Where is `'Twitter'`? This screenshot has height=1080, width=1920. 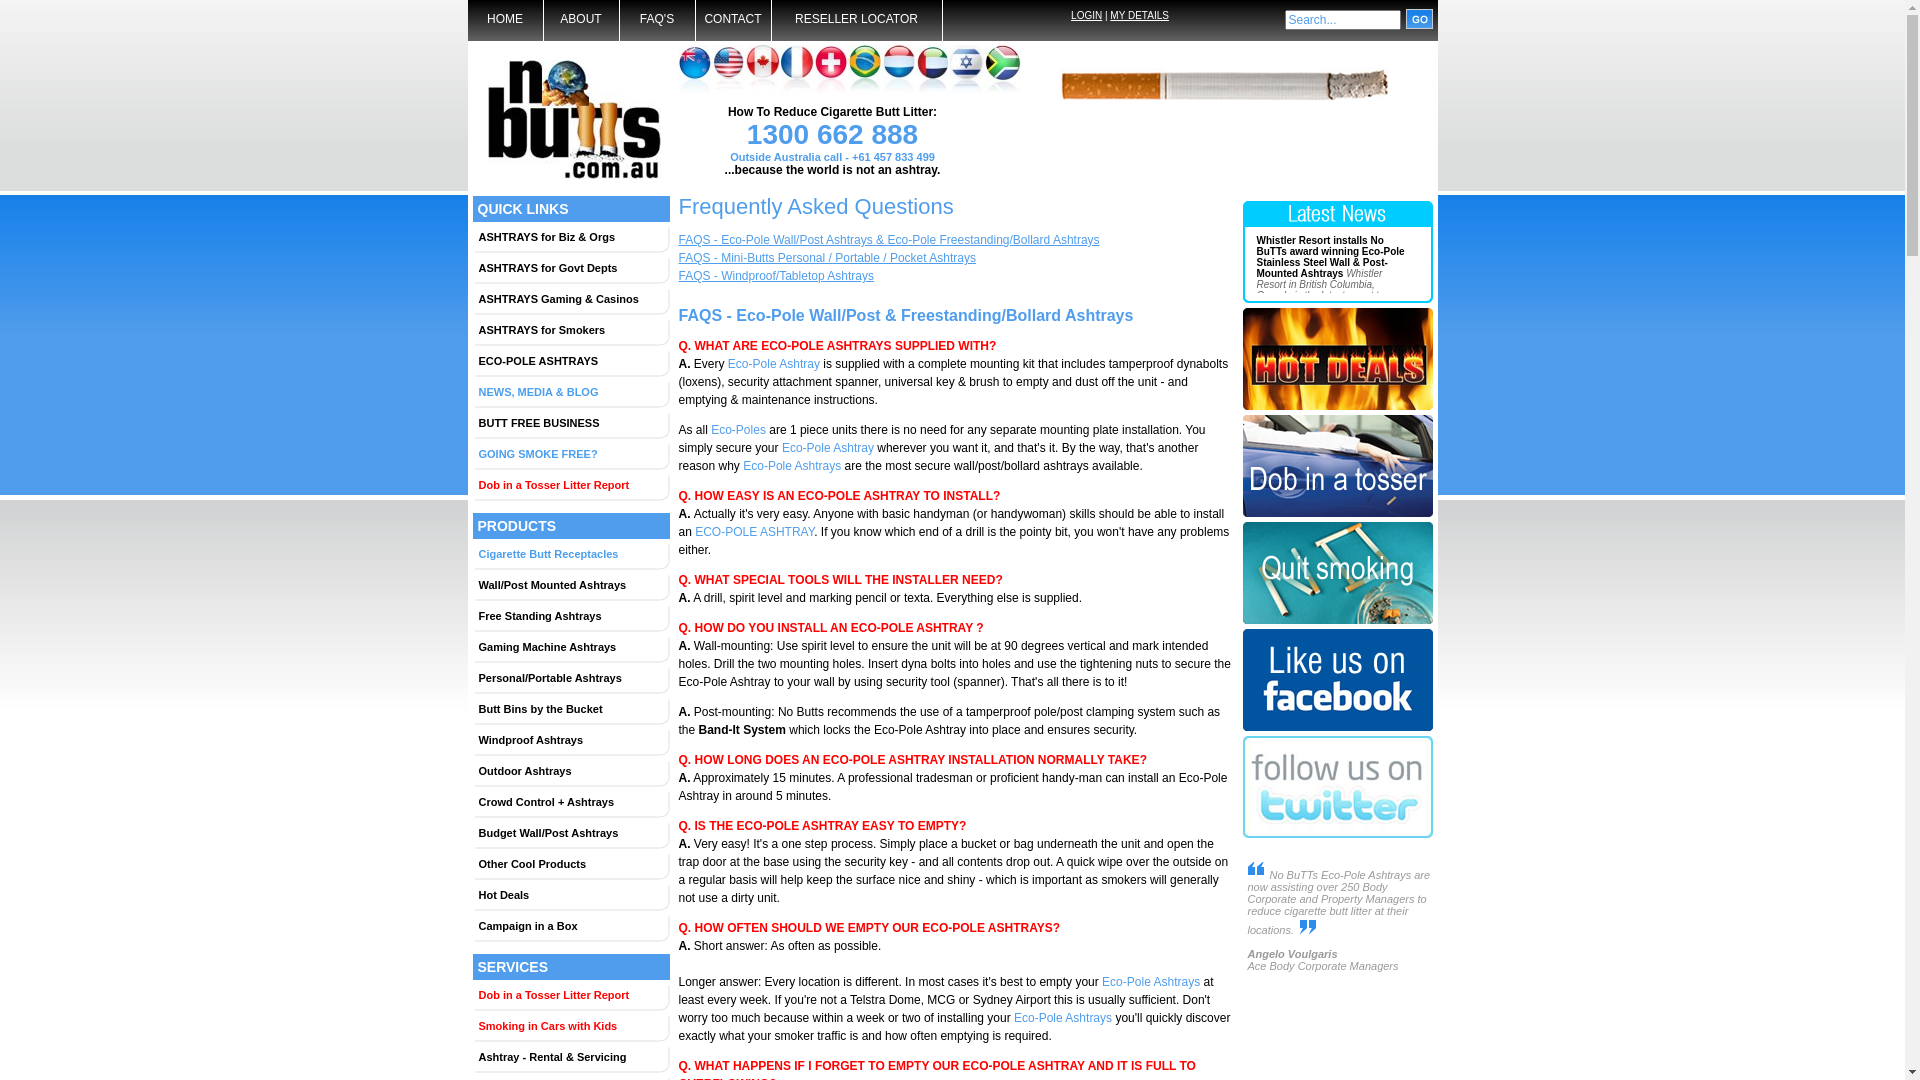
'Twitter' is located at coordinates (1337, 839).